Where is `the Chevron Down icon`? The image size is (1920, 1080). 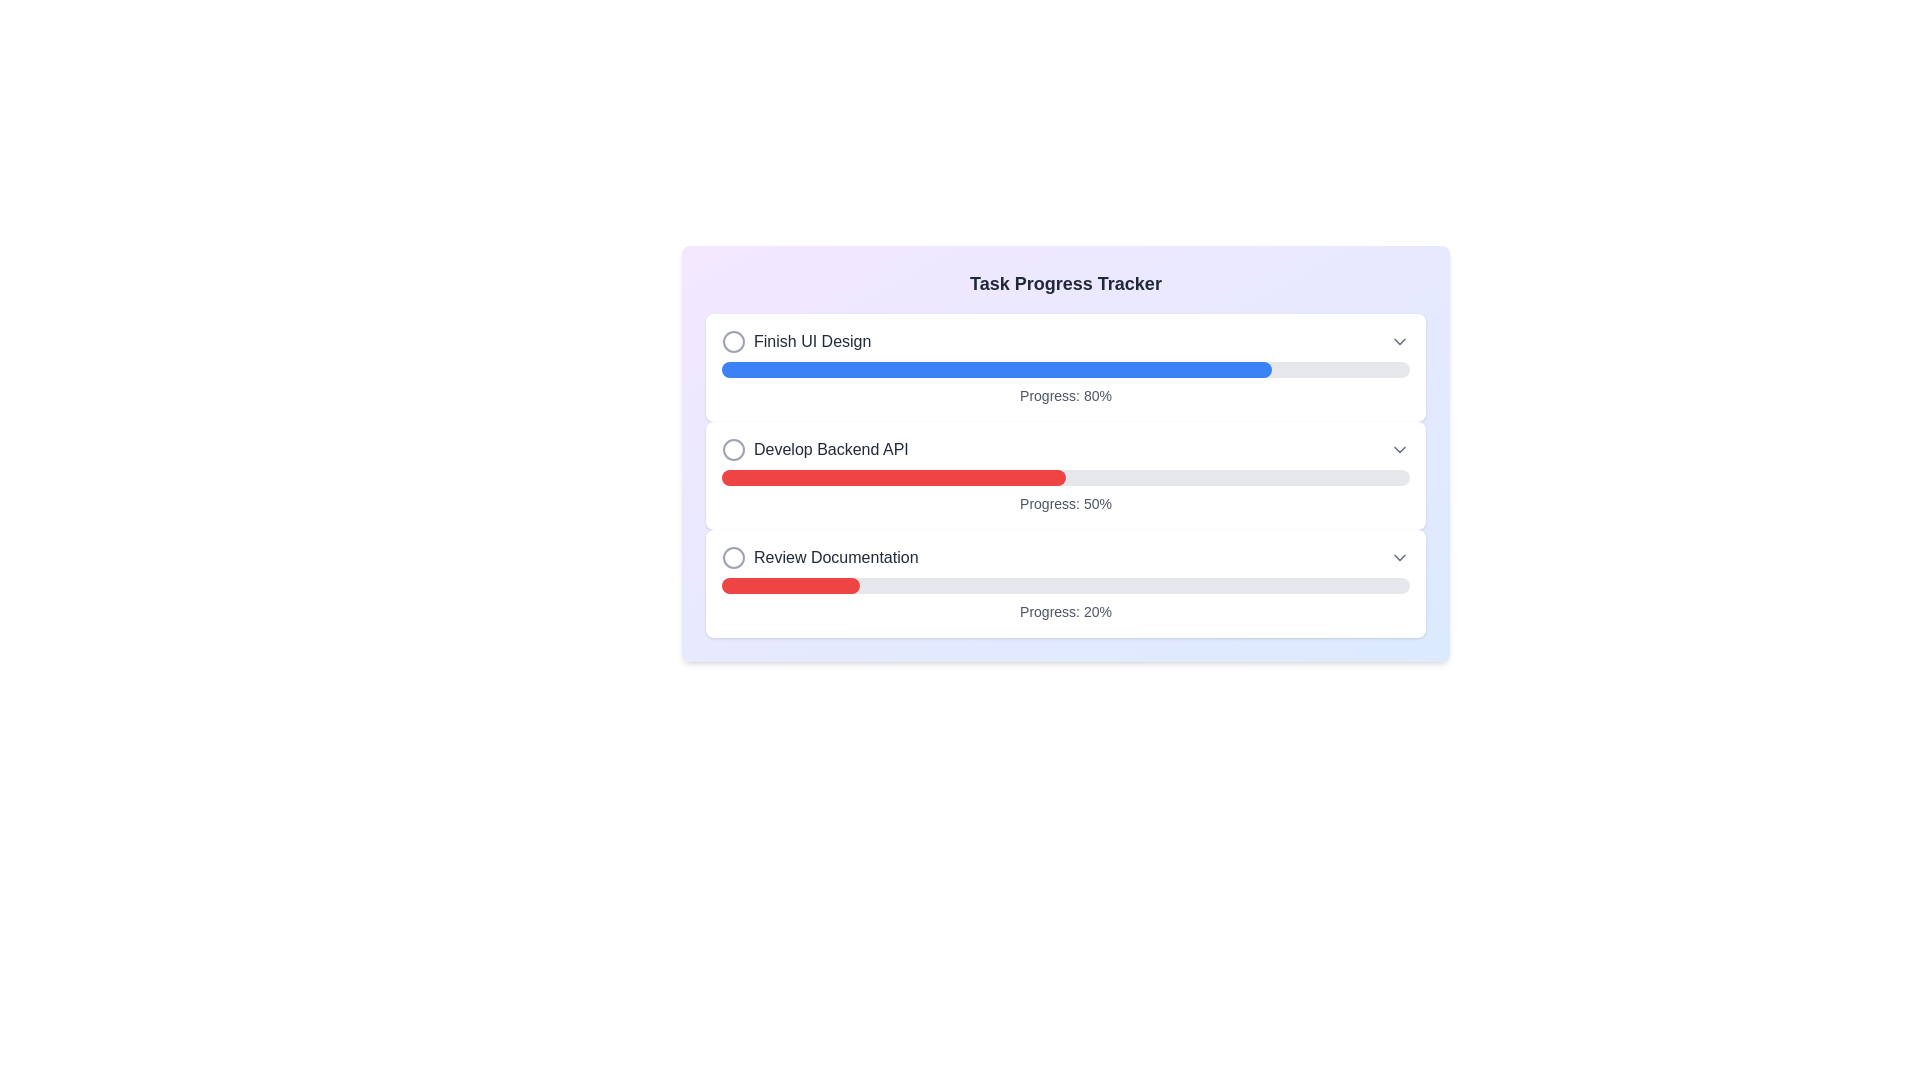
the Chevron Down icon is located at coordinates (1399, 558).